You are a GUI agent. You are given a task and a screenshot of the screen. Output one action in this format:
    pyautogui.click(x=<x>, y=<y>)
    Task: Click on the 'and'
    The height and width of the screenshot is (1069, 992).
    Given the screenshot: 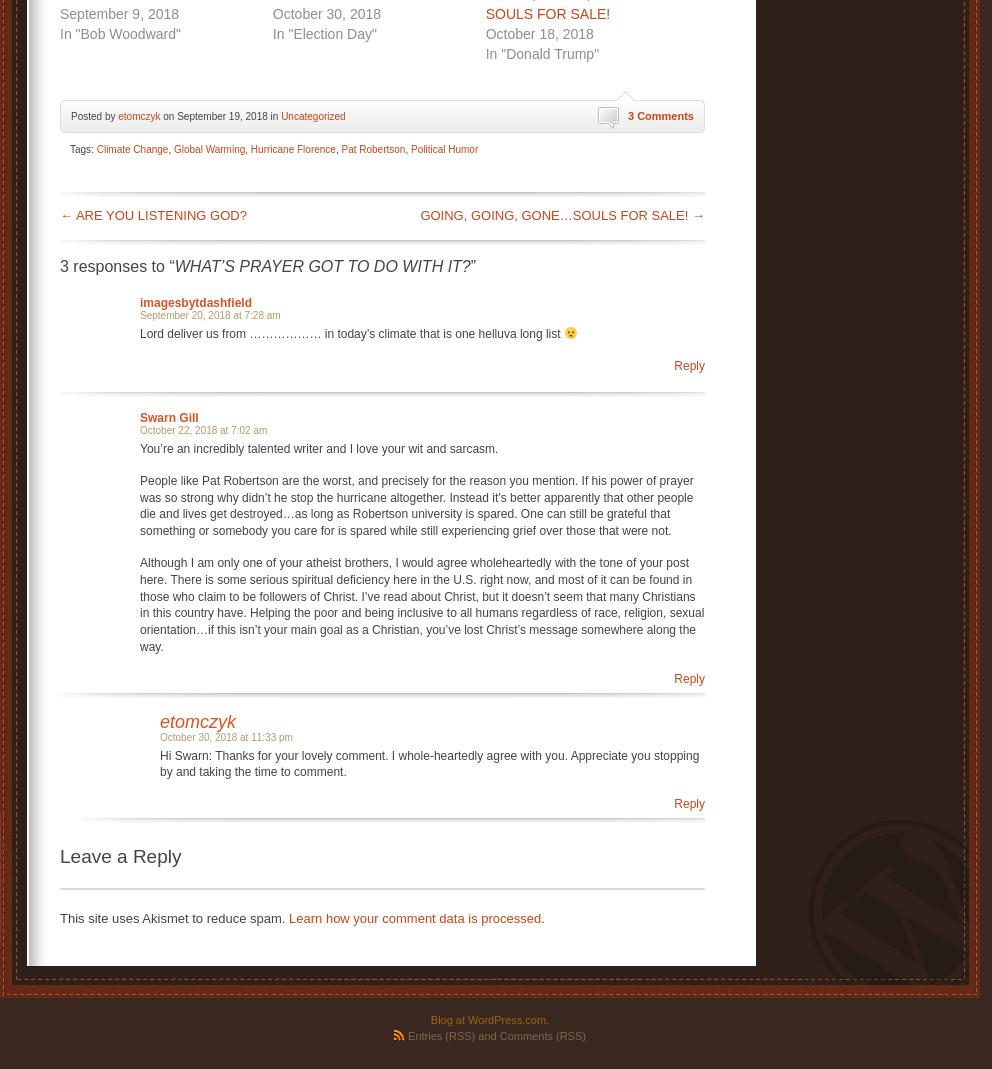 What is the action you would take?
    pyautogui.click(x=486, y=1035)
    